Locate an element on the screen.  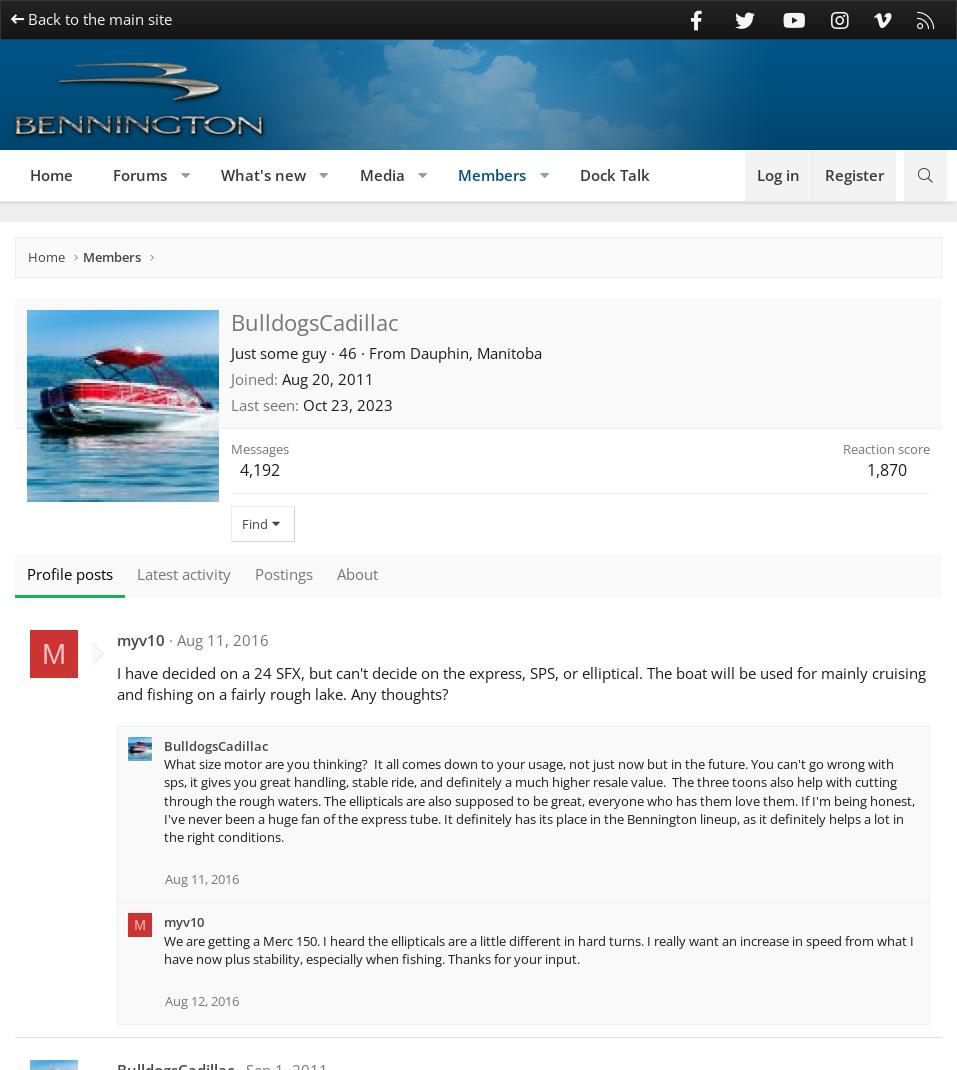
'Postings' is located at coordinates (283, 572).